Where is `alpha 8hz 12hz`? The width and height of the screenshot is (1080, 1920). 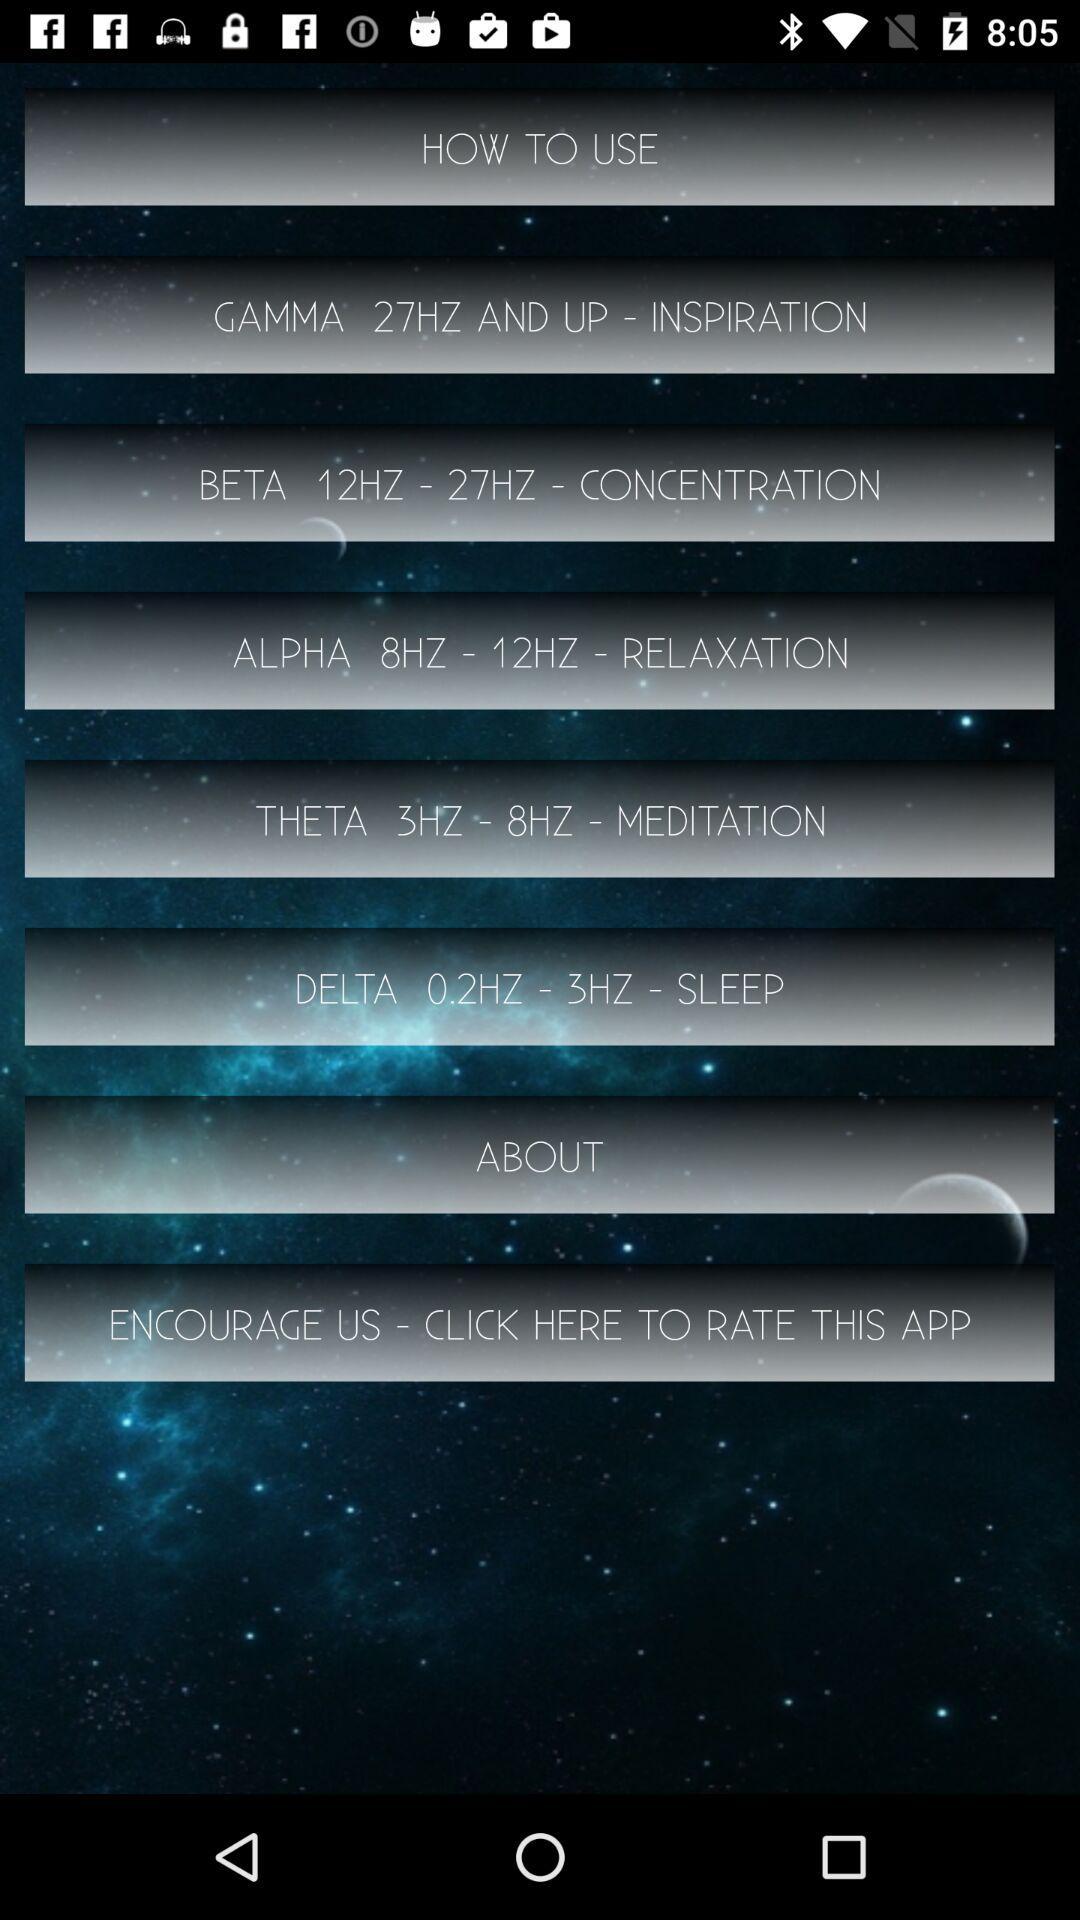 alpha 8hz 12hz is located at coordinates (540, 651).